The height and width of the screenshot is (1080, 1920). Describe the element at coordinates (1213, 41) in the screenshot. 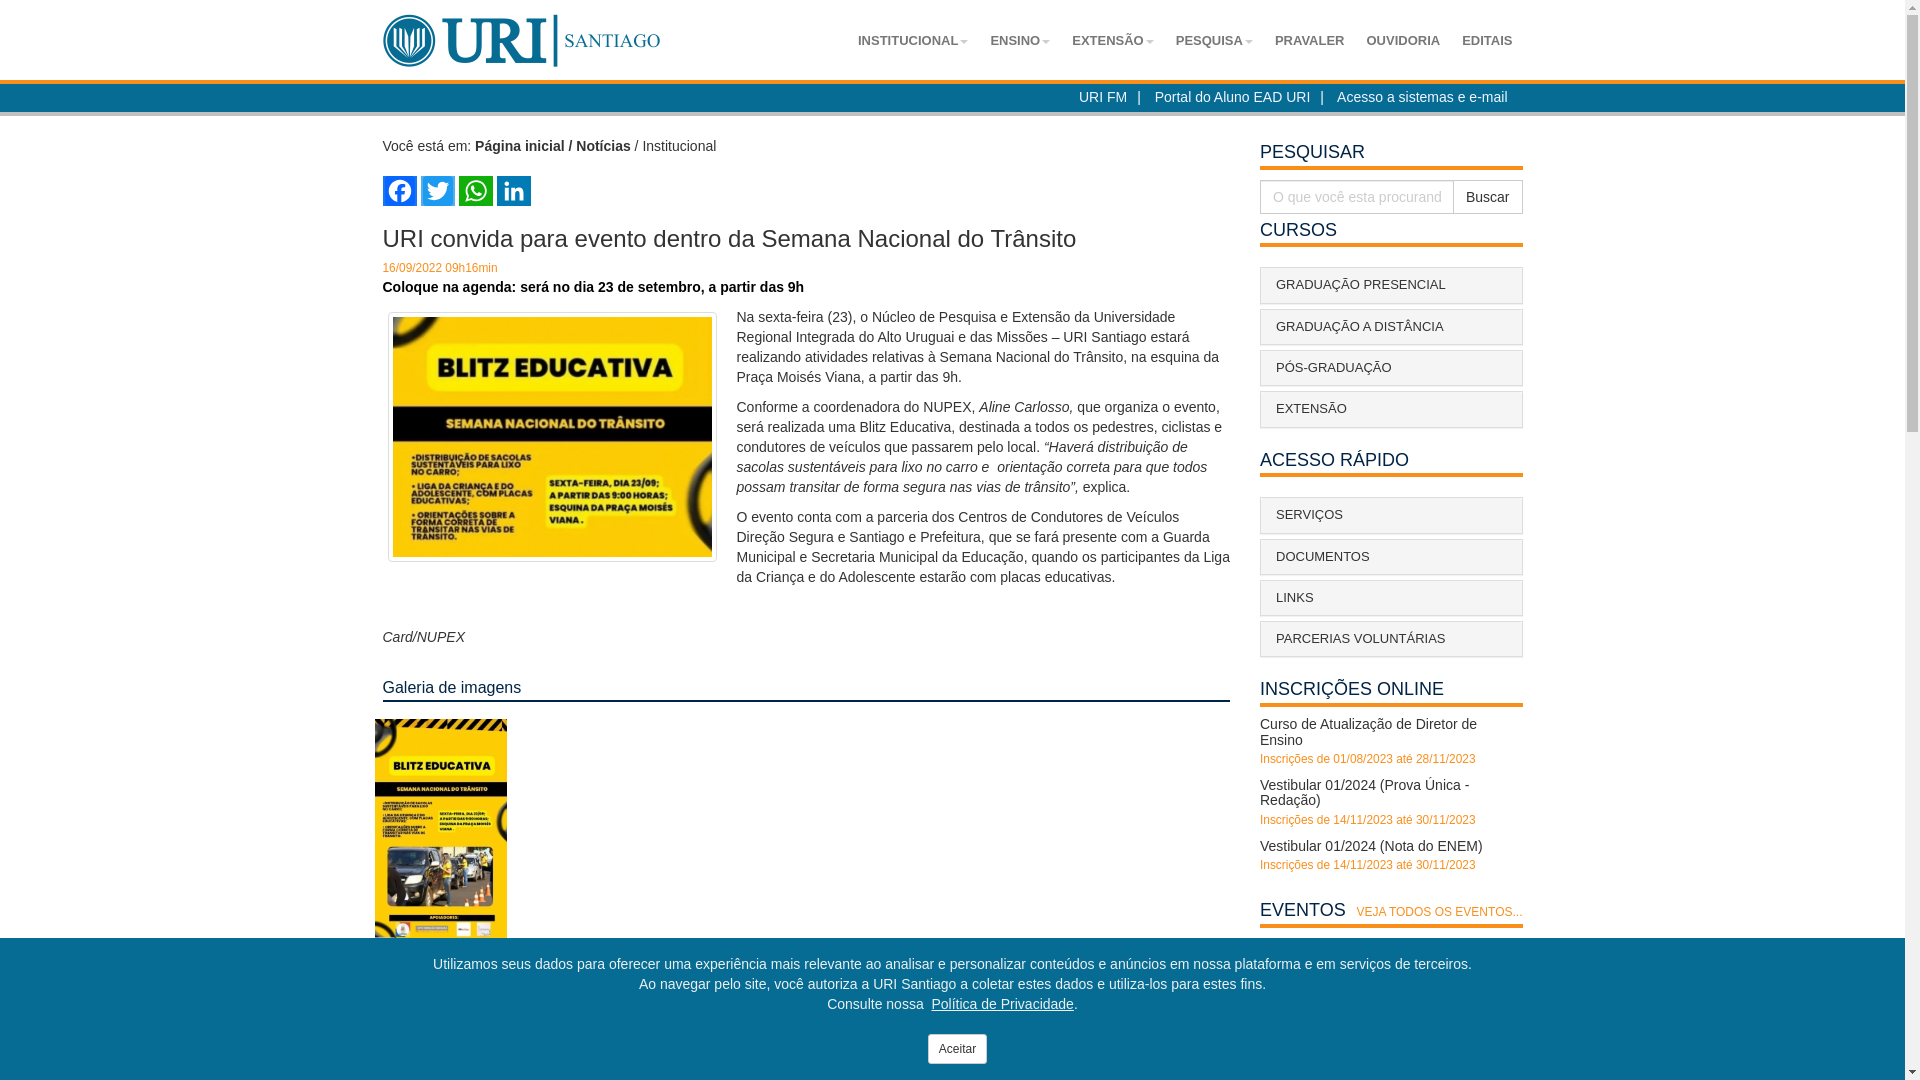

I see `'PESQUISA'` at that location.